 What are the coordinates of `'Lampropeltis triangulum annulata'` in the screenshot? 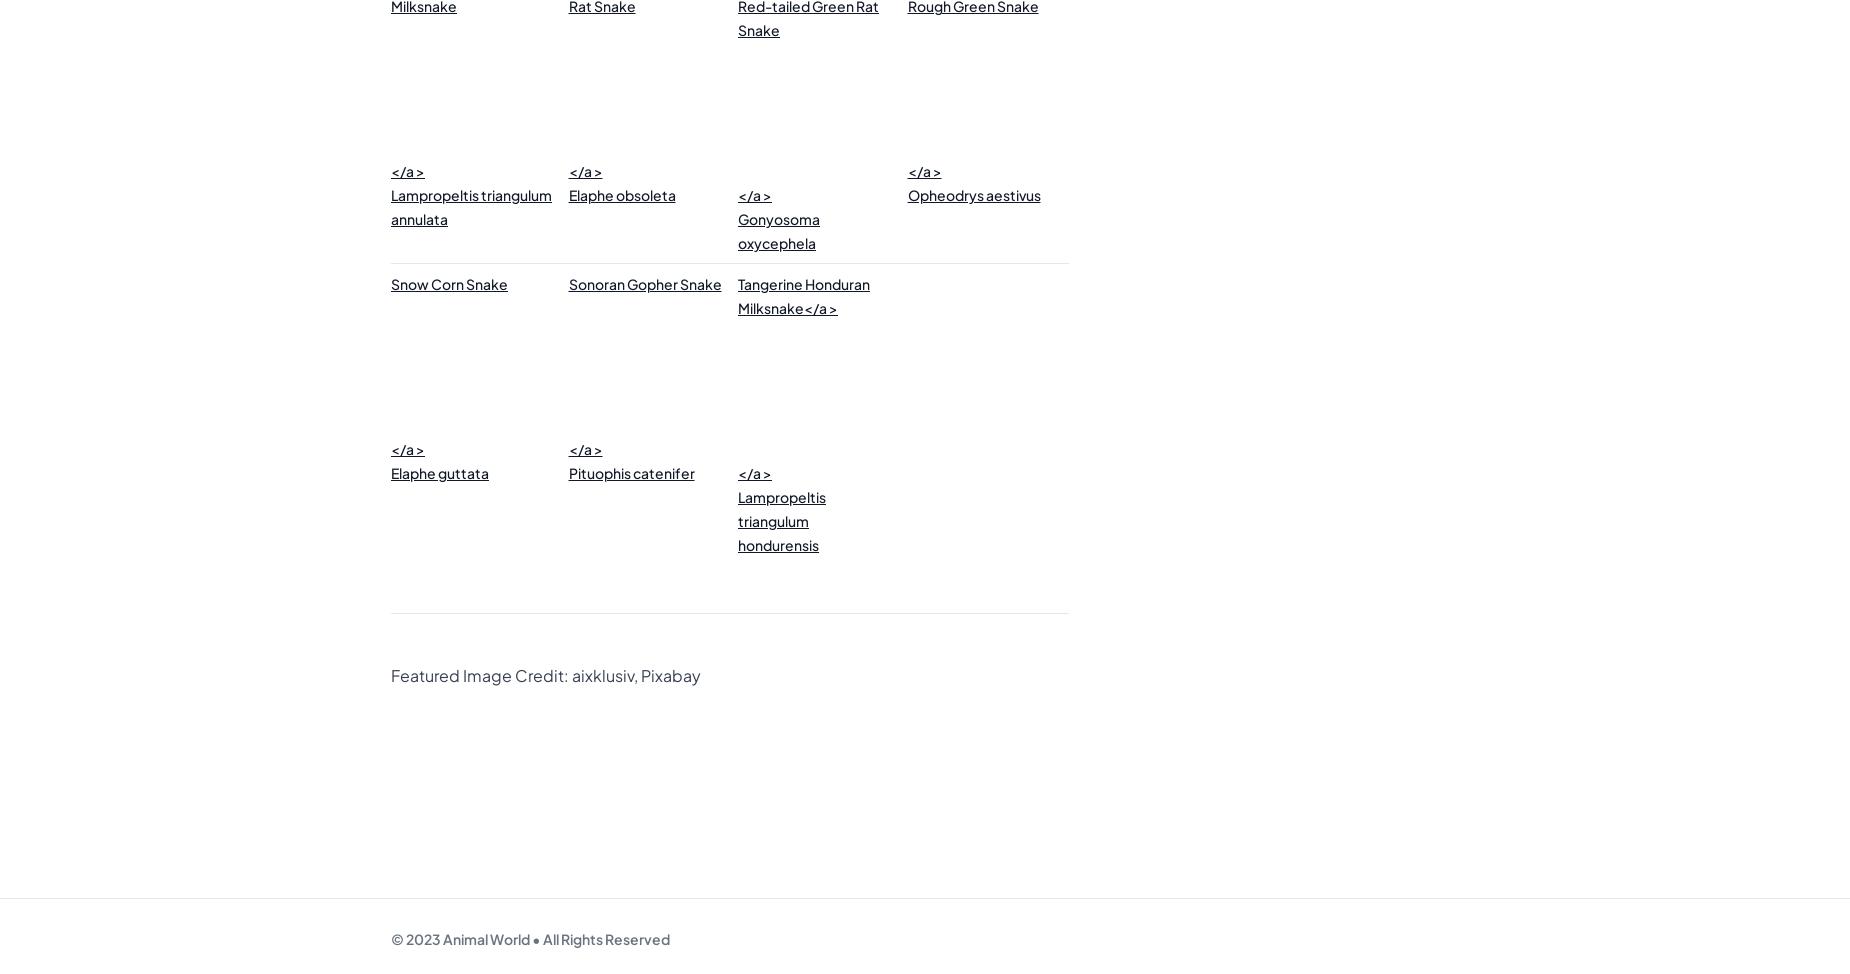 It's located at (471, 206).